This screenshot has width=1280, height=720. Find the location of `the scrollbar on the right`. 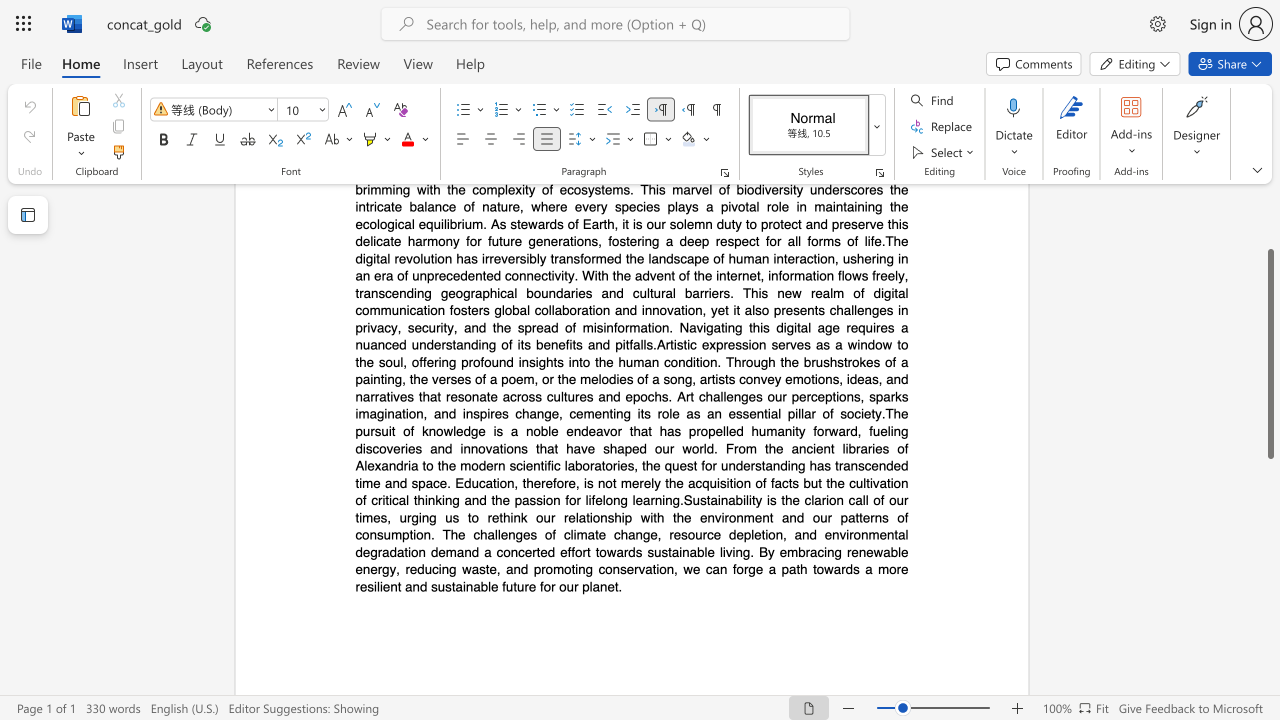

the scrollbar on the right is located at coordinates (1269, 528).